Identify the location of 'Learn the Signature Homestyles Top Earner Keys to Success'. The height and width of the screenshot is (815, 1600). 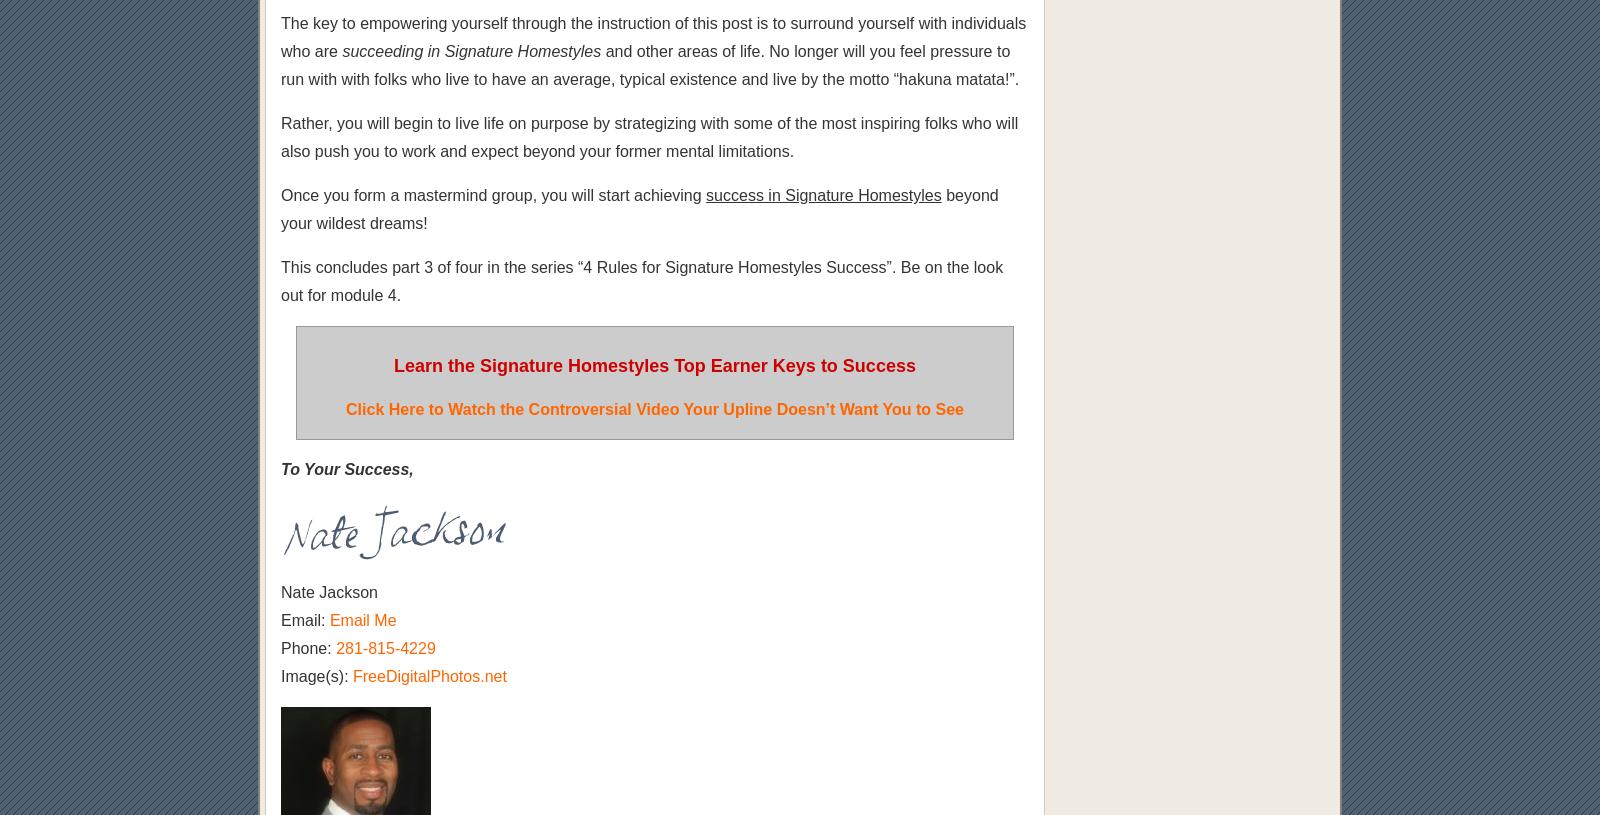
(654, 365).